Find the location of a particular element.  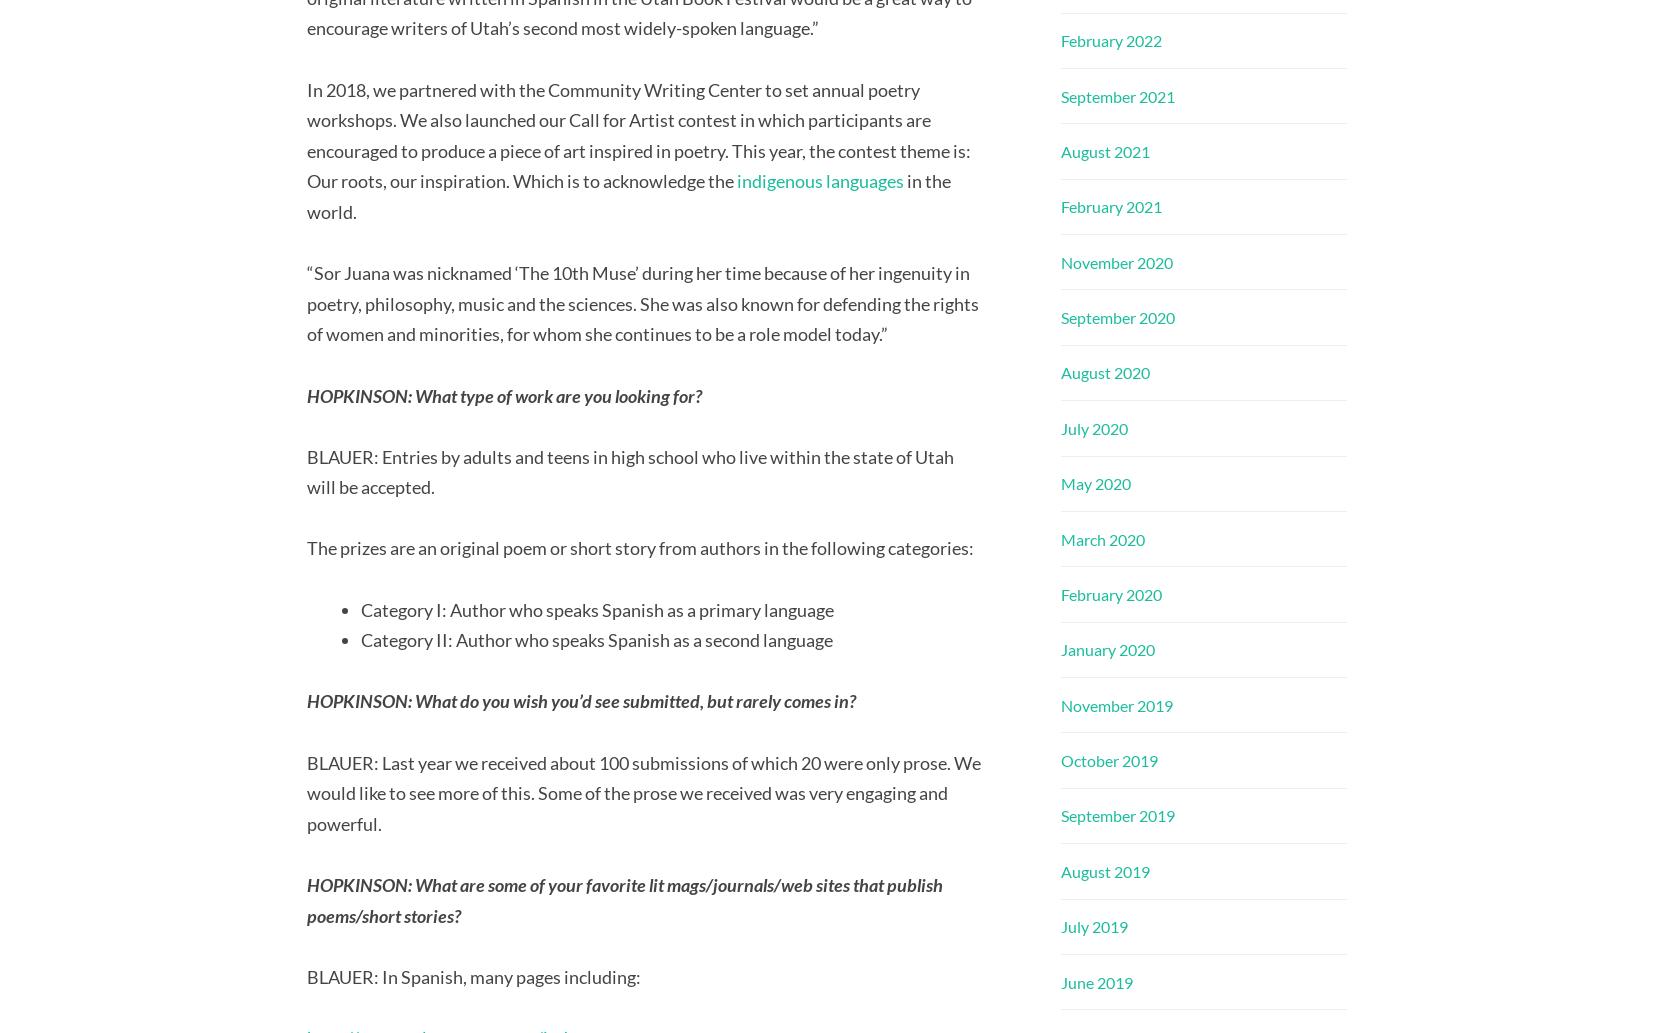

'BLAUER: Last year we received about 100 submissions of which 20 were only prose. We would like to see more of this. Some of the prose we received was very engaging and powerful.' is located at coordinates (304, 792).